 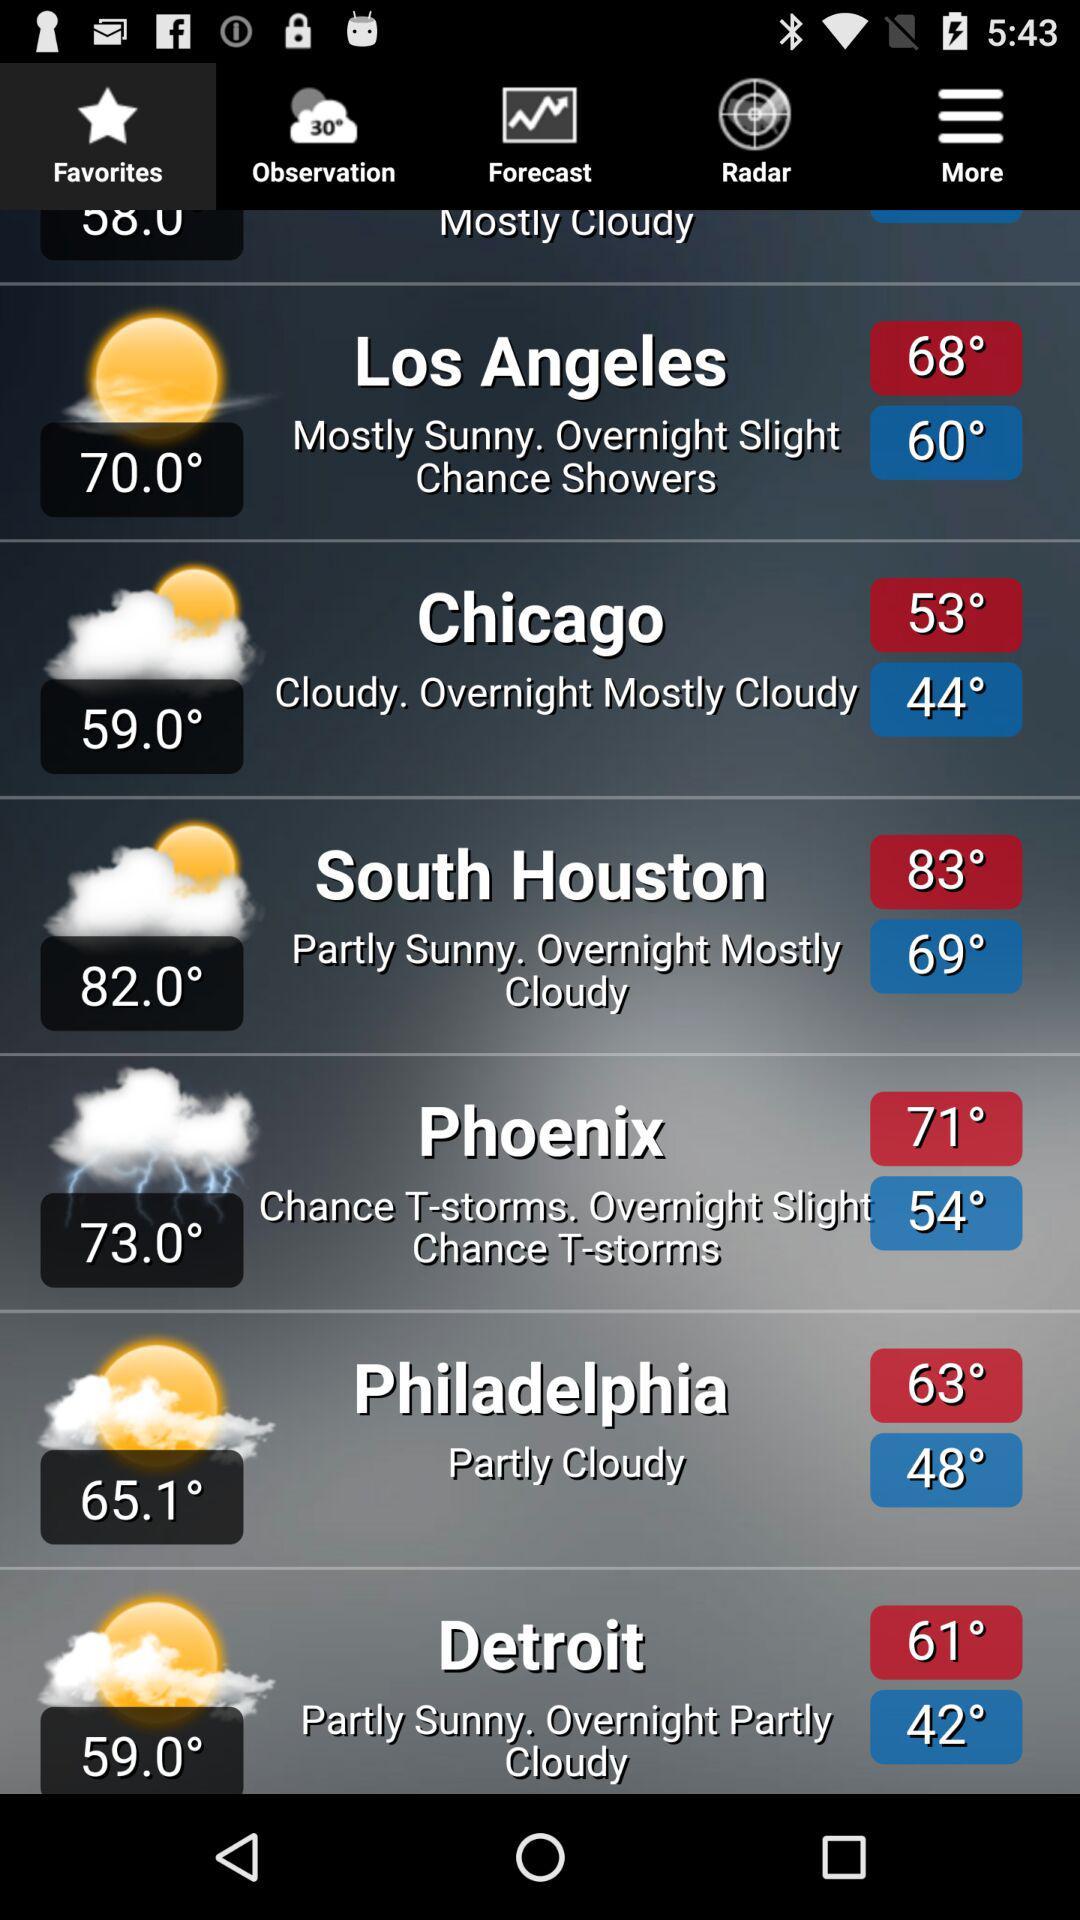 What do you see at coordinates (540, 124) in the screenshot?
I see `icon next to observation button` at bounding box center [540, 124].